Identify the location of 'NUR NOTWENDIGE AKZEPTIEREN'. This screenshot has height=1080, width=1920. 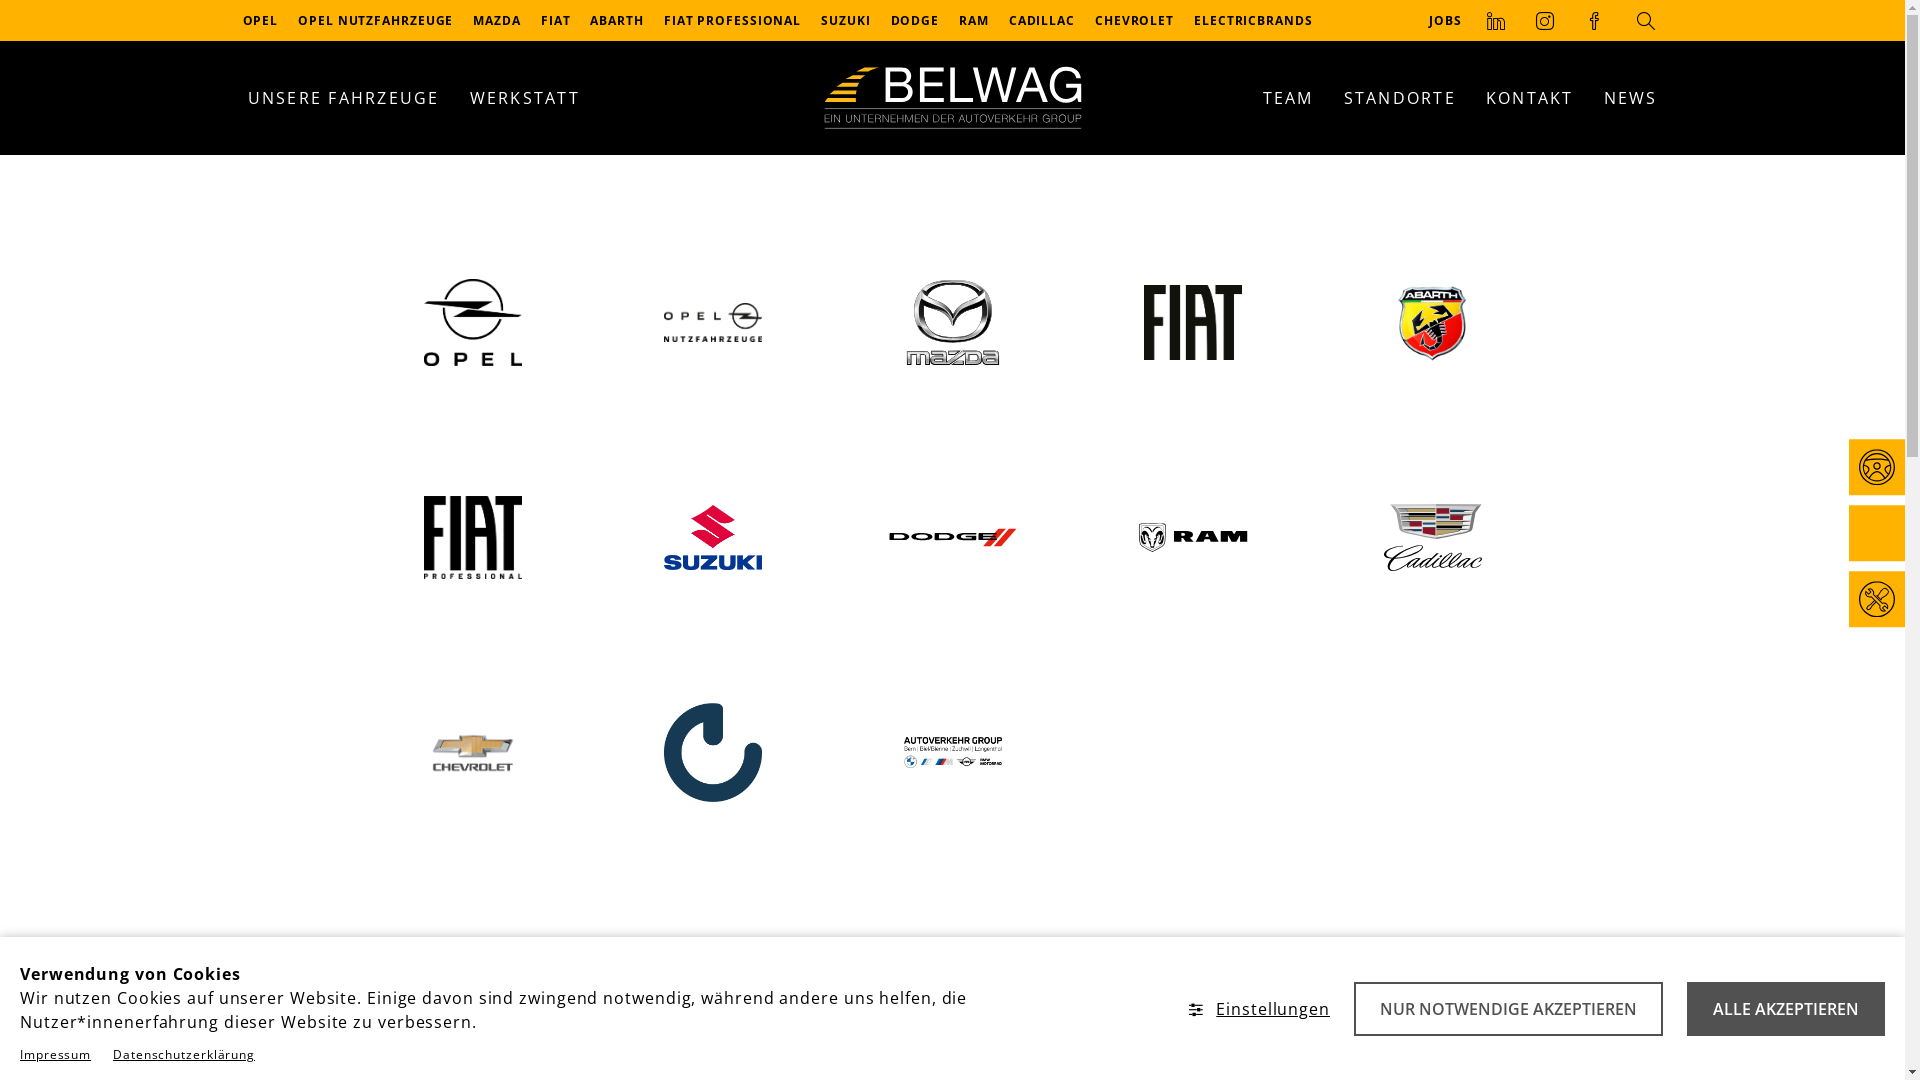
(1508, 1009).